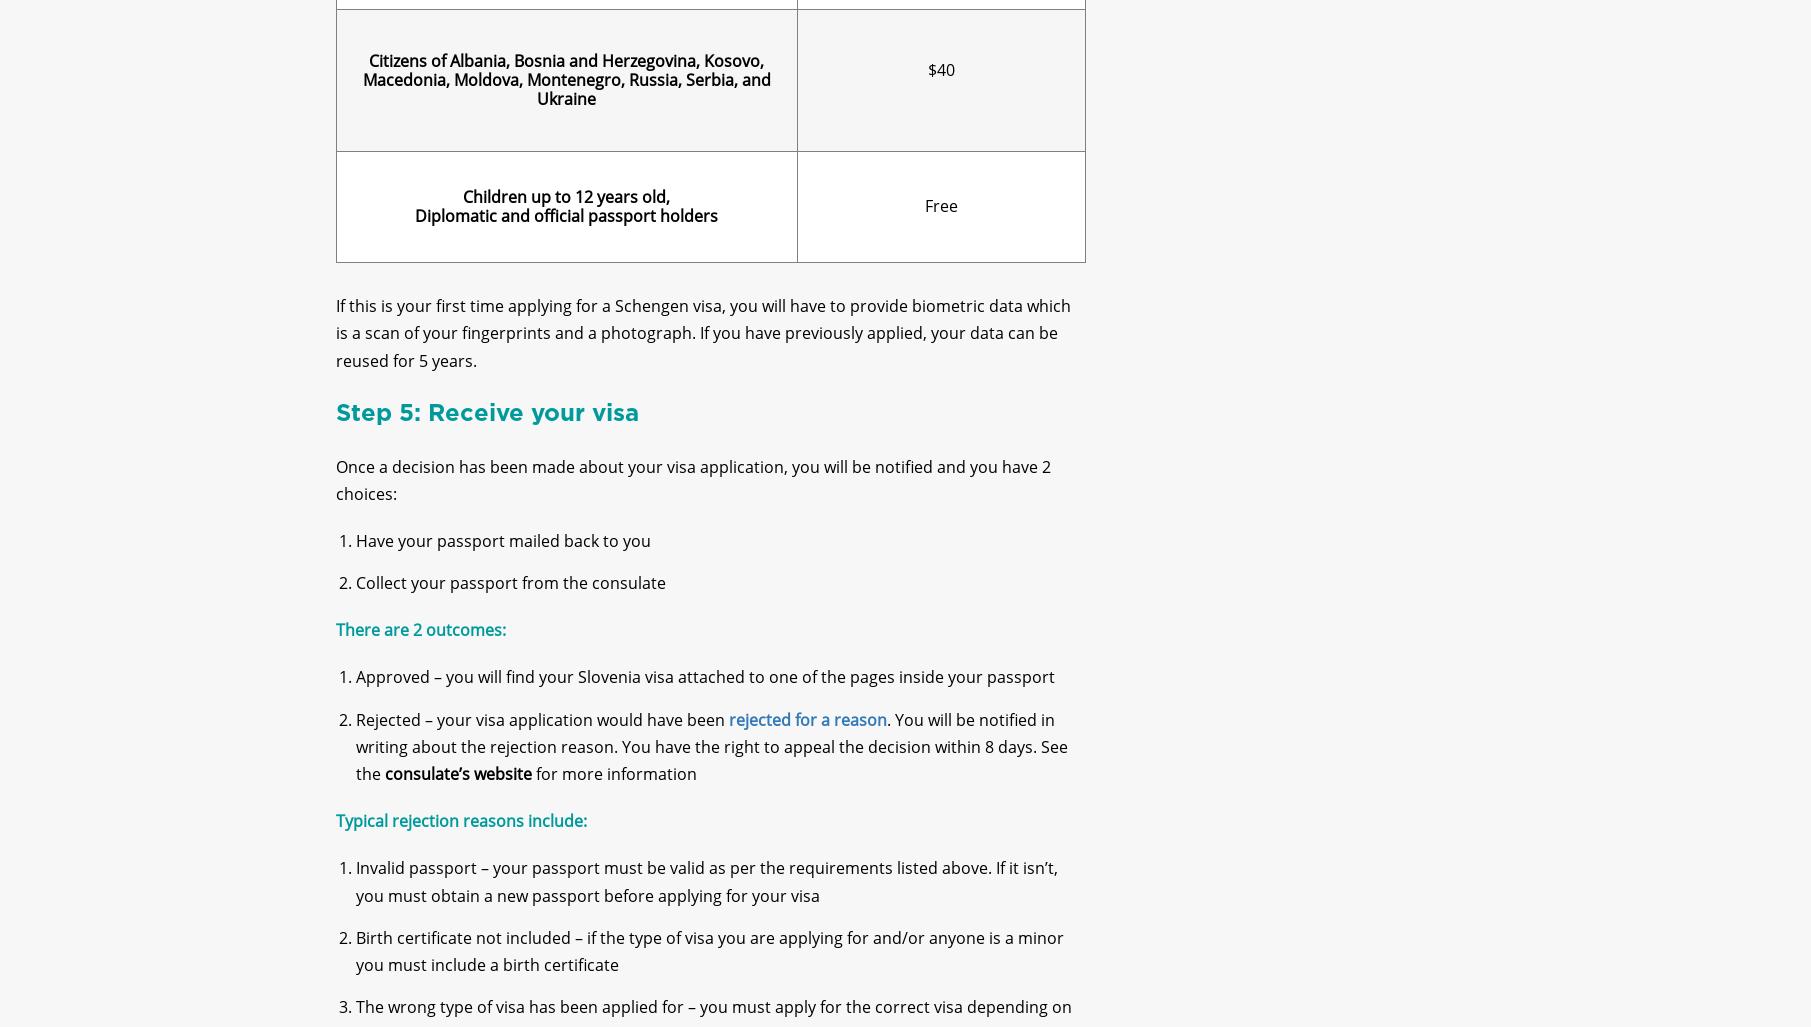 Image resolution: width=1811 pixels, height=1027 pixels. What do you see at coordinates (419, 646) in the screenshot?
I see `'There are 2 outcomes:'` at bounding box center [419, 646].